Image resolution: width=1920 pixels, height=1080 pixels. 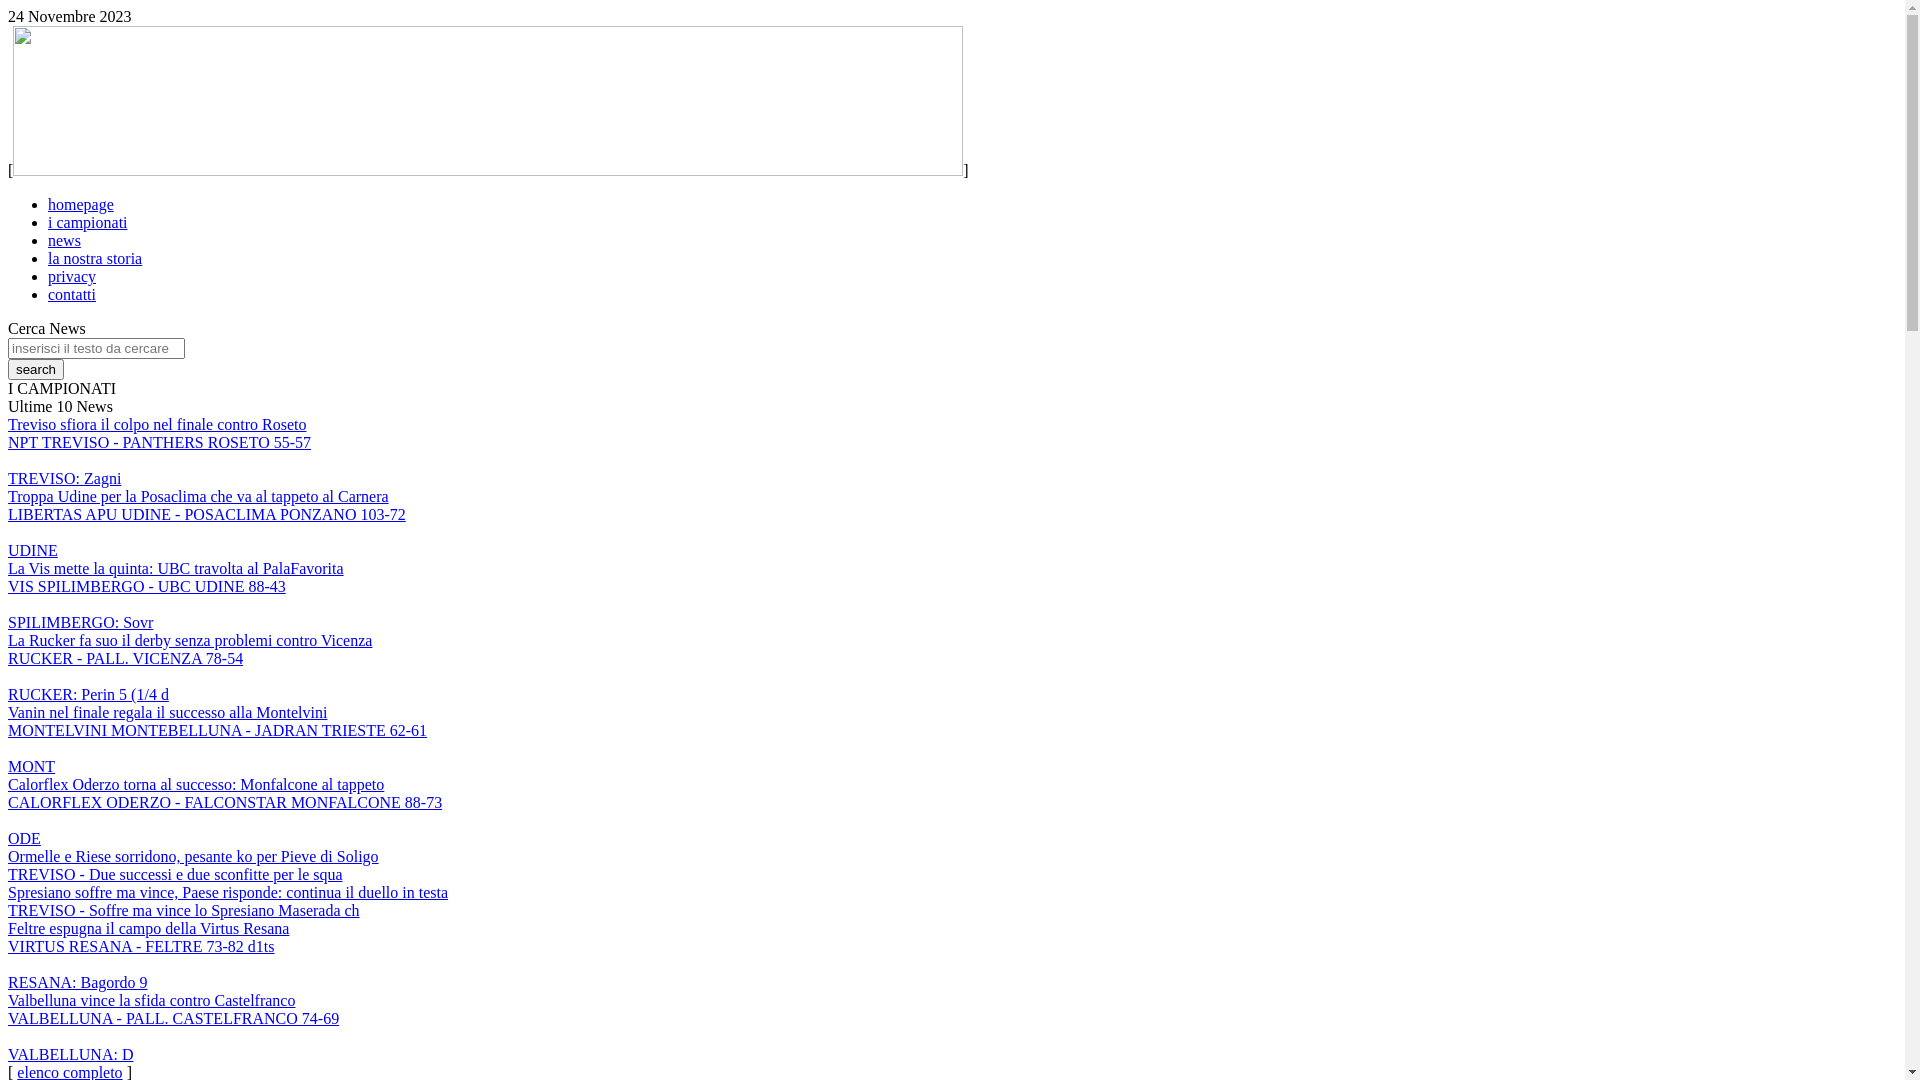 What do you see at coordinates (158, 460) in the screenshot?
I see `'NPT TREVISO - PANTHERS ROSETO 55-57` at bounding box center [158, 460].